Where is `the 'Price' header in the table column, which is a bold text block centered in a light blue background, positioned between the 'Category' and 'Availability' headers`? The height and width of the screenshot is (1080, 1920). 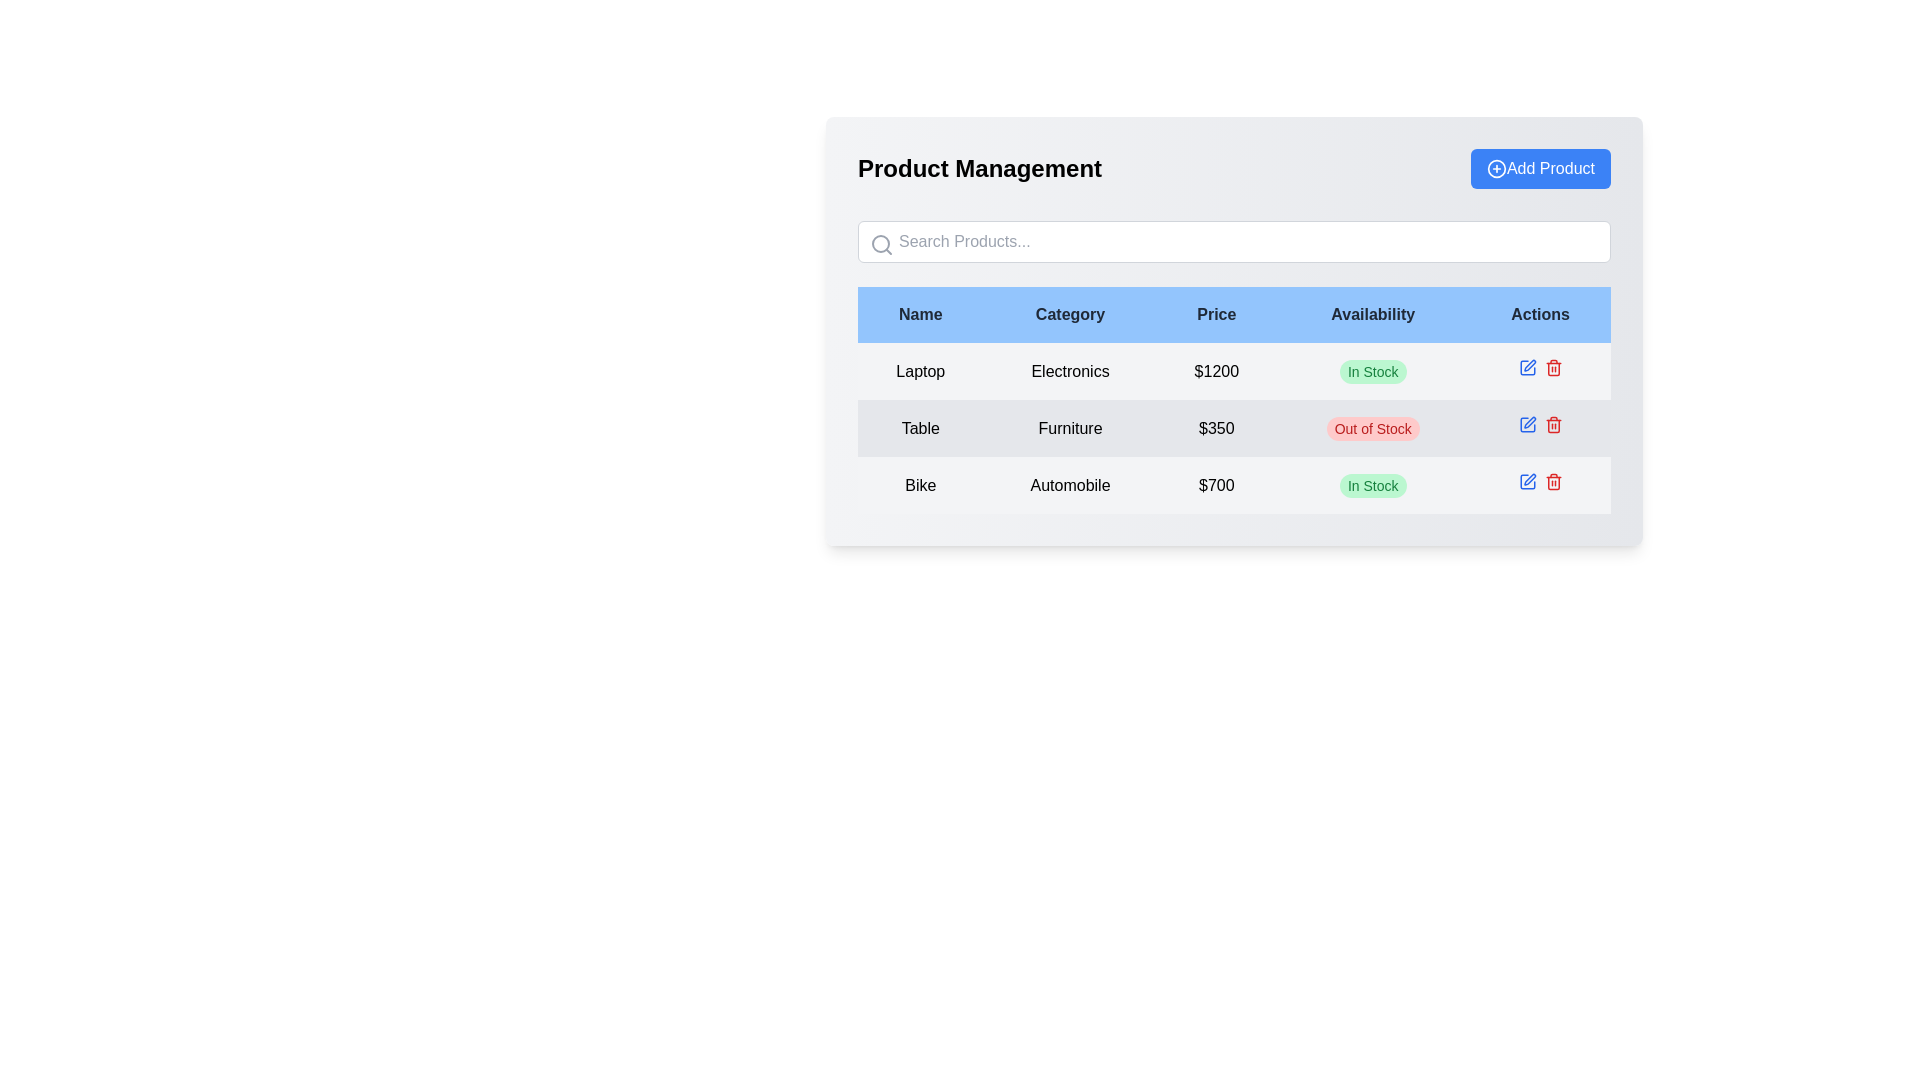 the 'Price' header in the table column, which is a bold text block centered in a light blue background, positioned between the 'Category' and 'Availability' headers is located at coordinates (1215, 315).